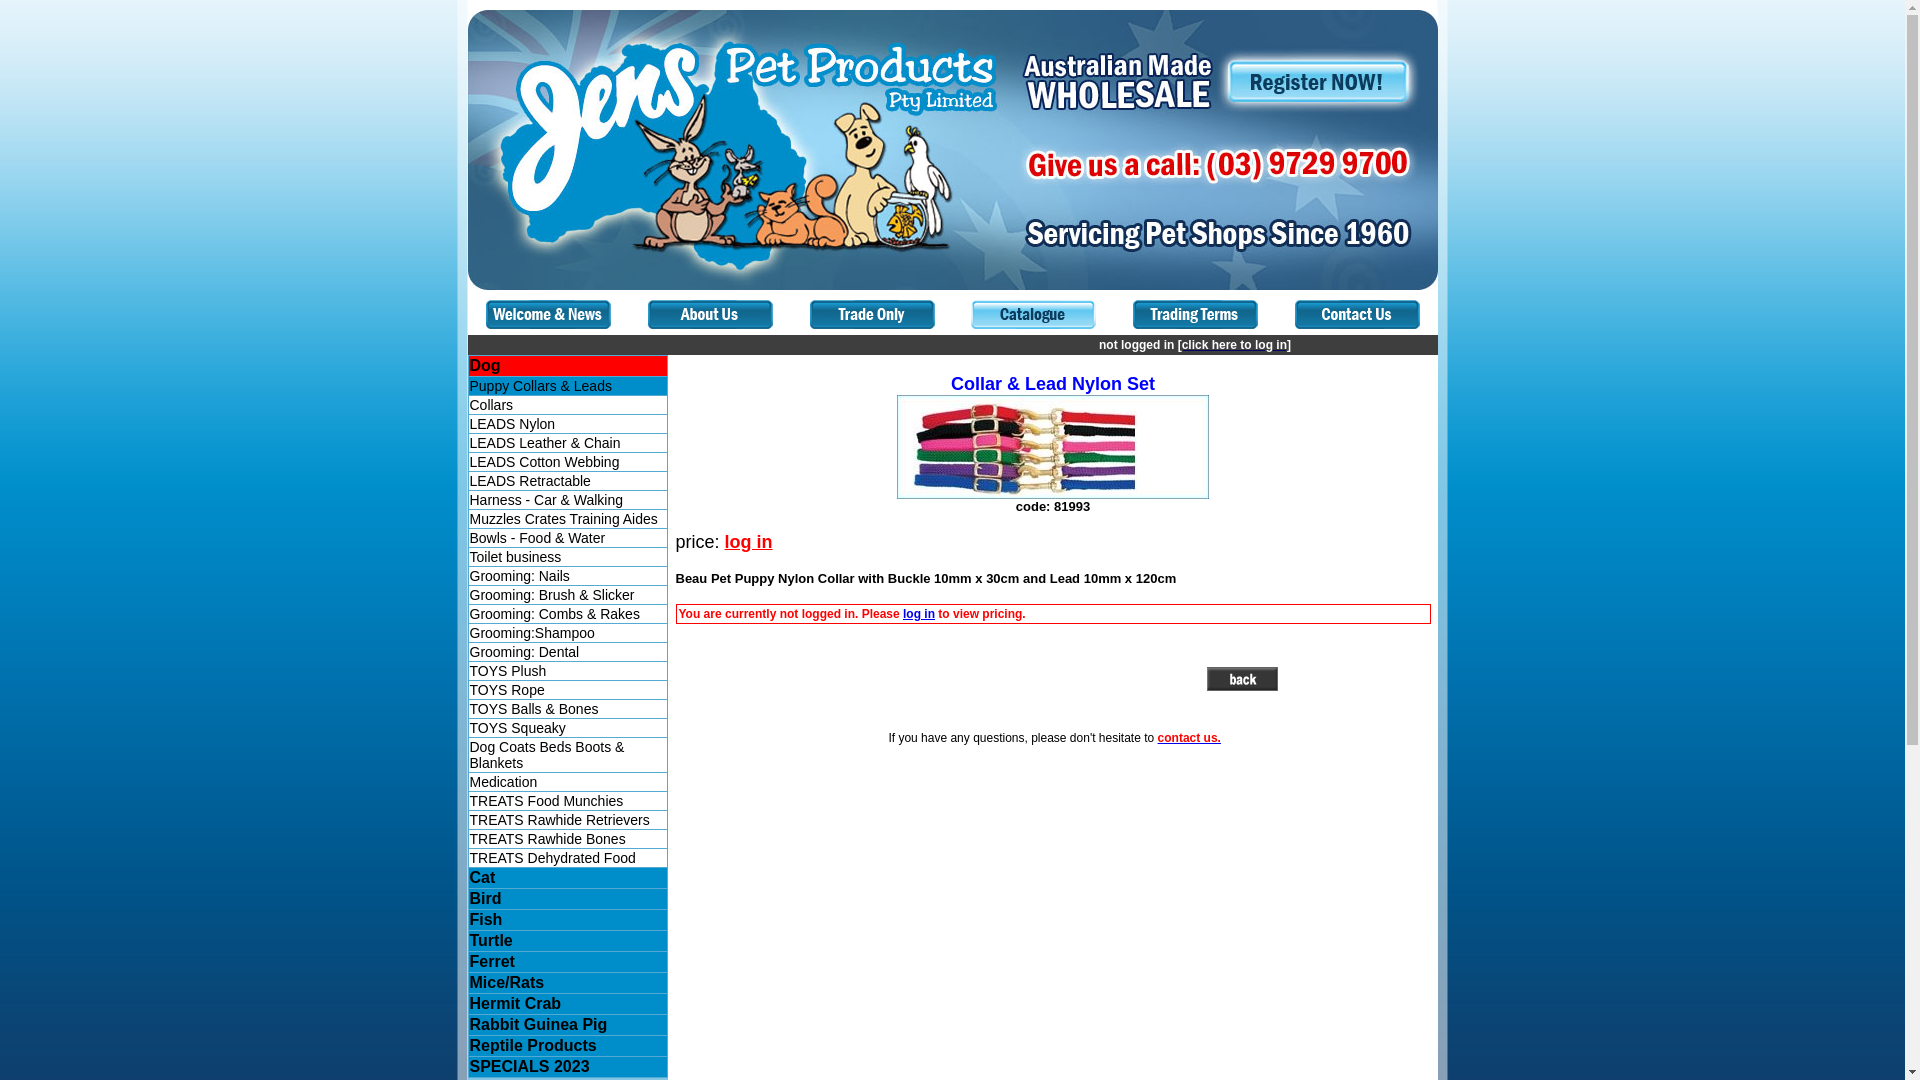 The height and width of the screenshot is (1080, 1920). I want to click on 'Bird', so click(485, 897).